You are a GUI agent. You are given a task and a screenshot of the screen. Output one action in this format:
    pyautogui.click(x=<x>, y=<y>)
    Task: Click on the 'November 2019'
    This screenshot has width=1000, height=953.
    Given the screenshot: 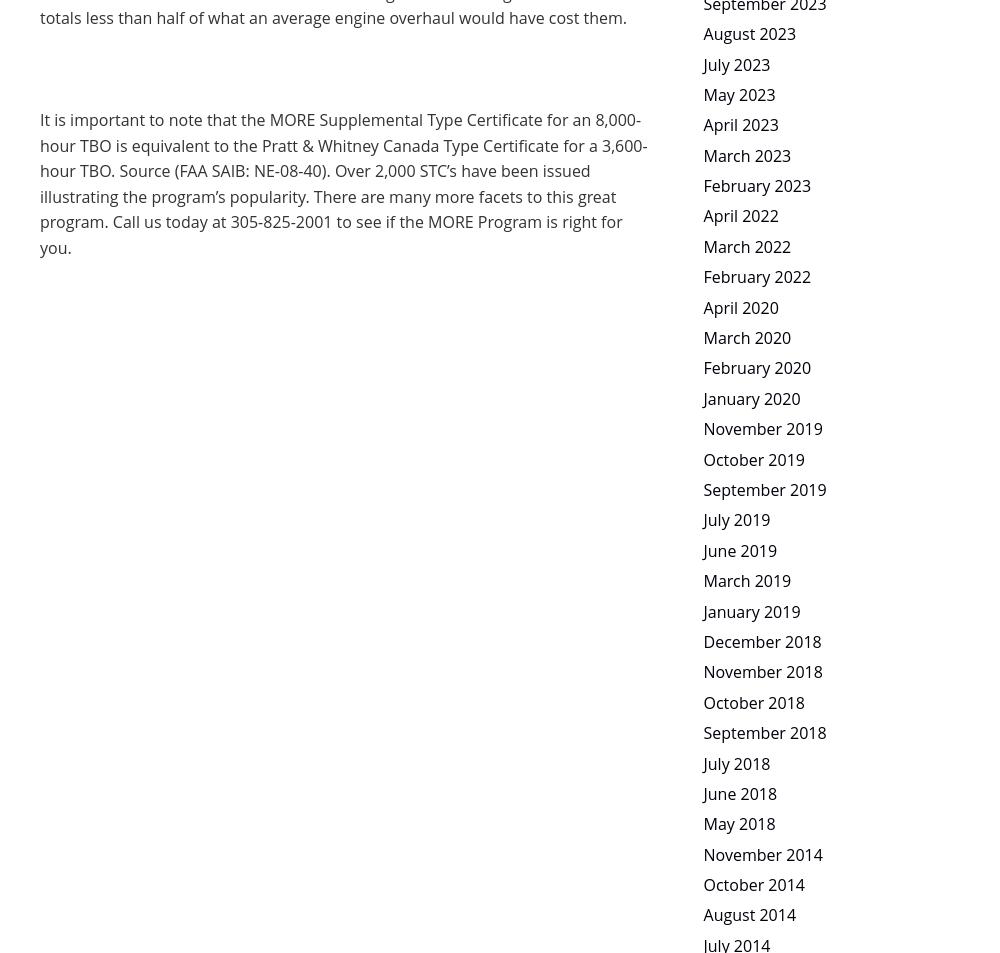 What is the action you would take?
    pyautogui.click(x=702, y=428)
    